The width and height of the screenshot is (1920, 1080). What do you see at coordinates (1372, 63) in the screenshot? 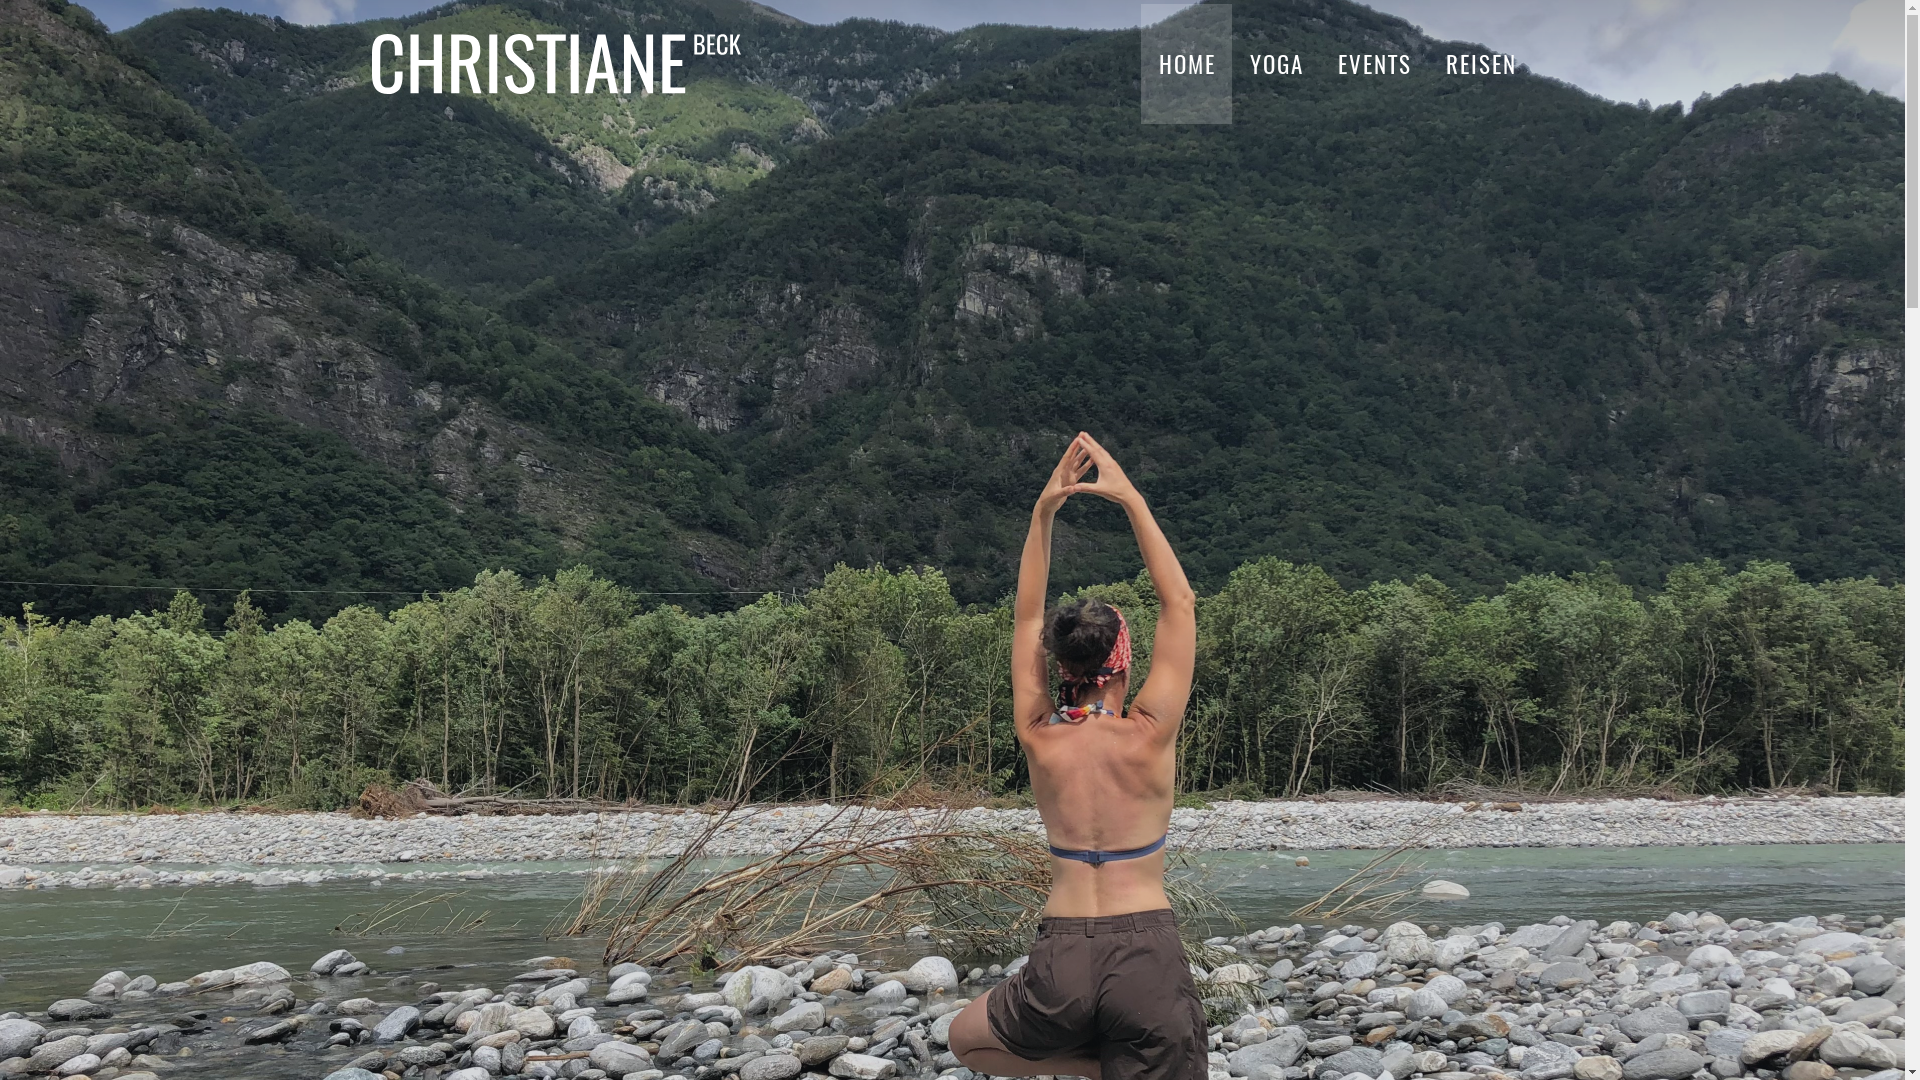
I see `'EVENTS'` at bounding box center [1372, 63].